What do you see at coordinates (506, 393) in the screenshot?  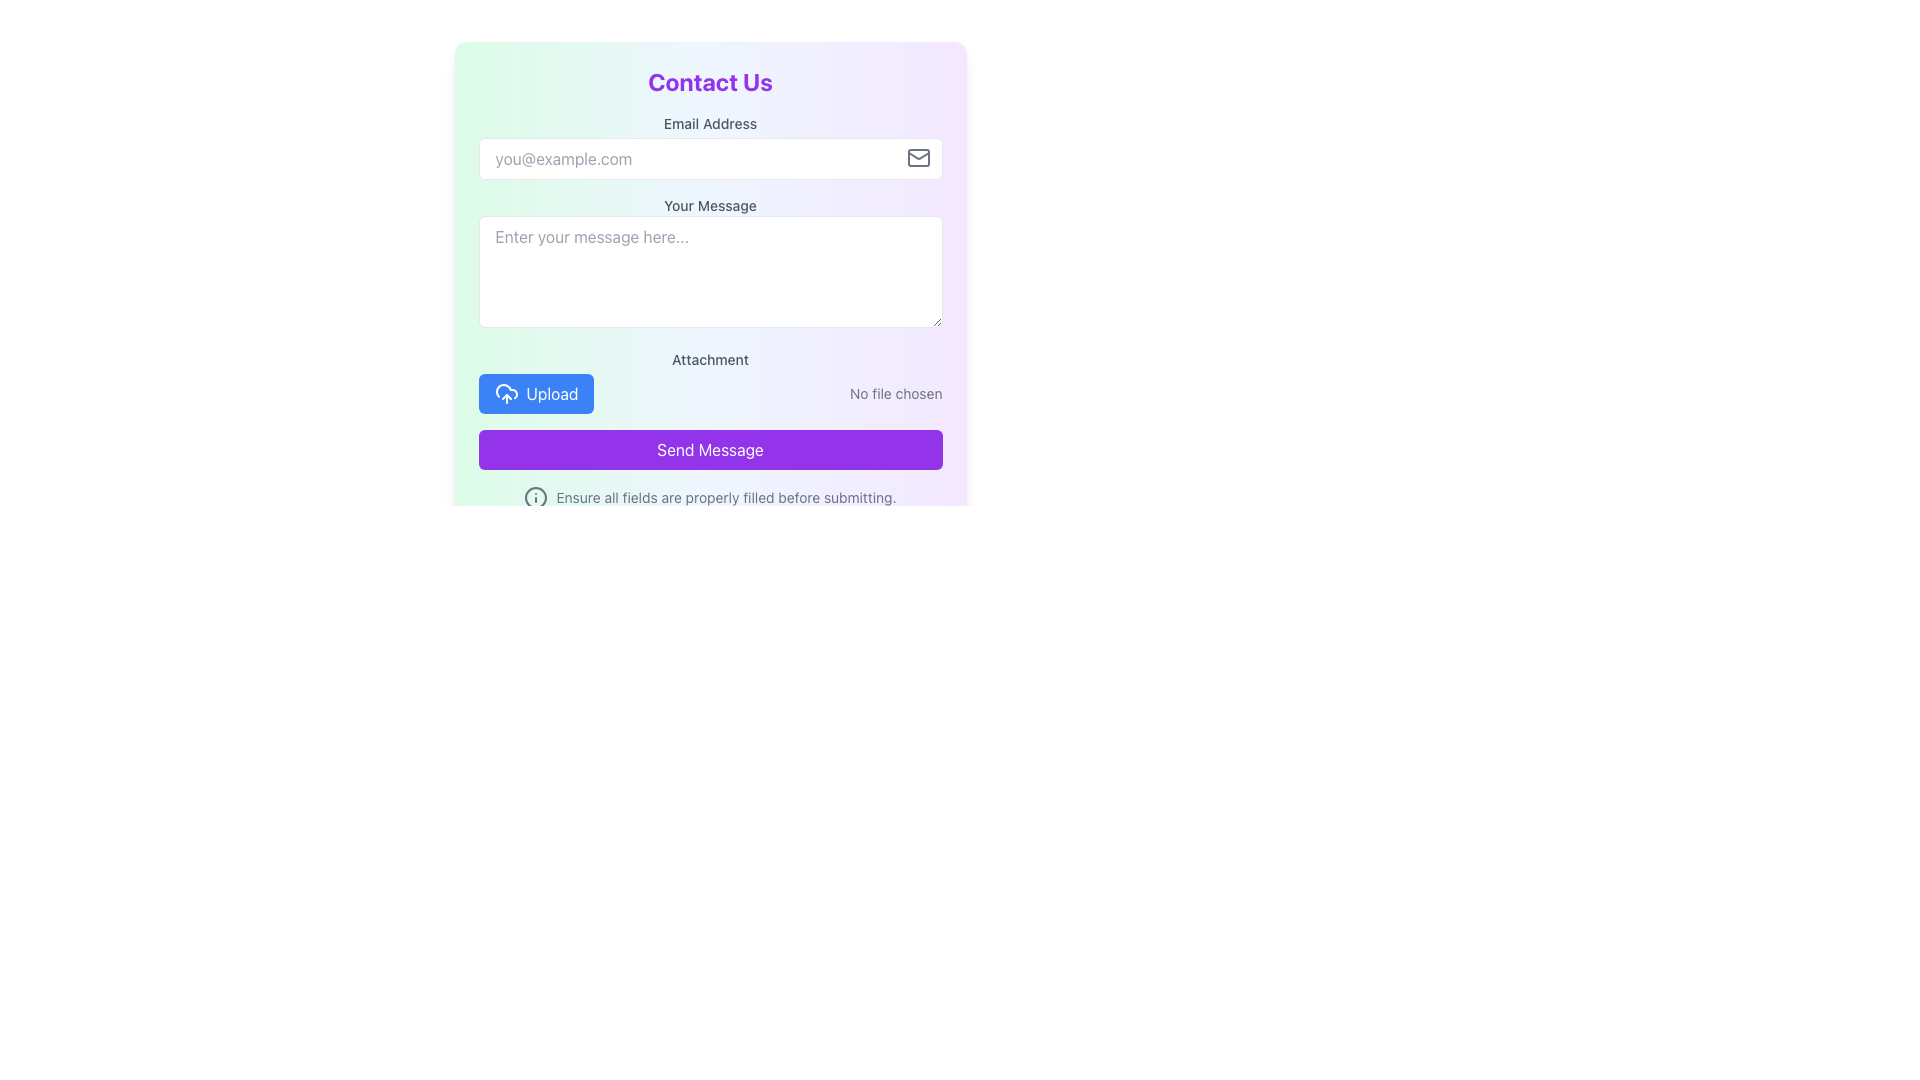 I see `the cloud upload icon located within the blue 'Upload' button, which is positioned beneath the 'Your Message' text area` at bounding box center [506, 393].